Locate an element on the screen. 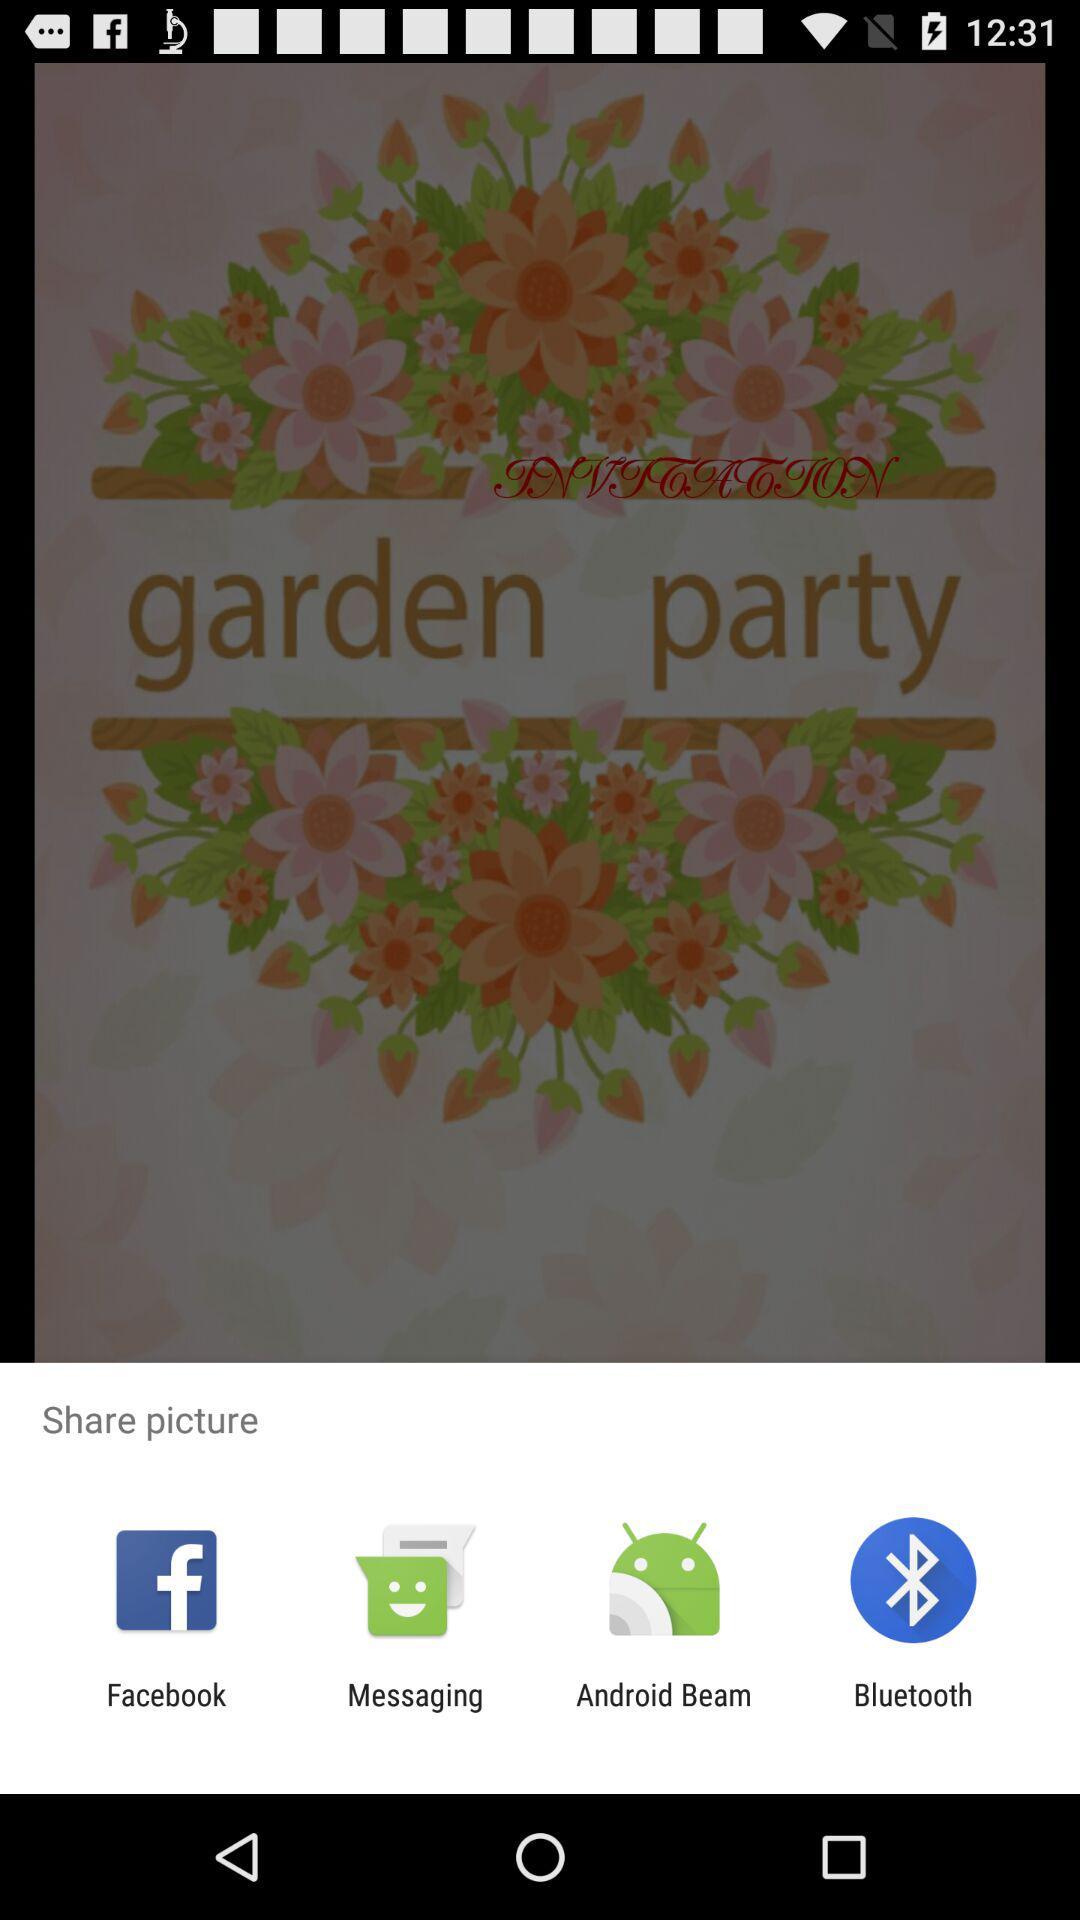  the icon to the right of messaging app is located at coordinates (664, 1711).